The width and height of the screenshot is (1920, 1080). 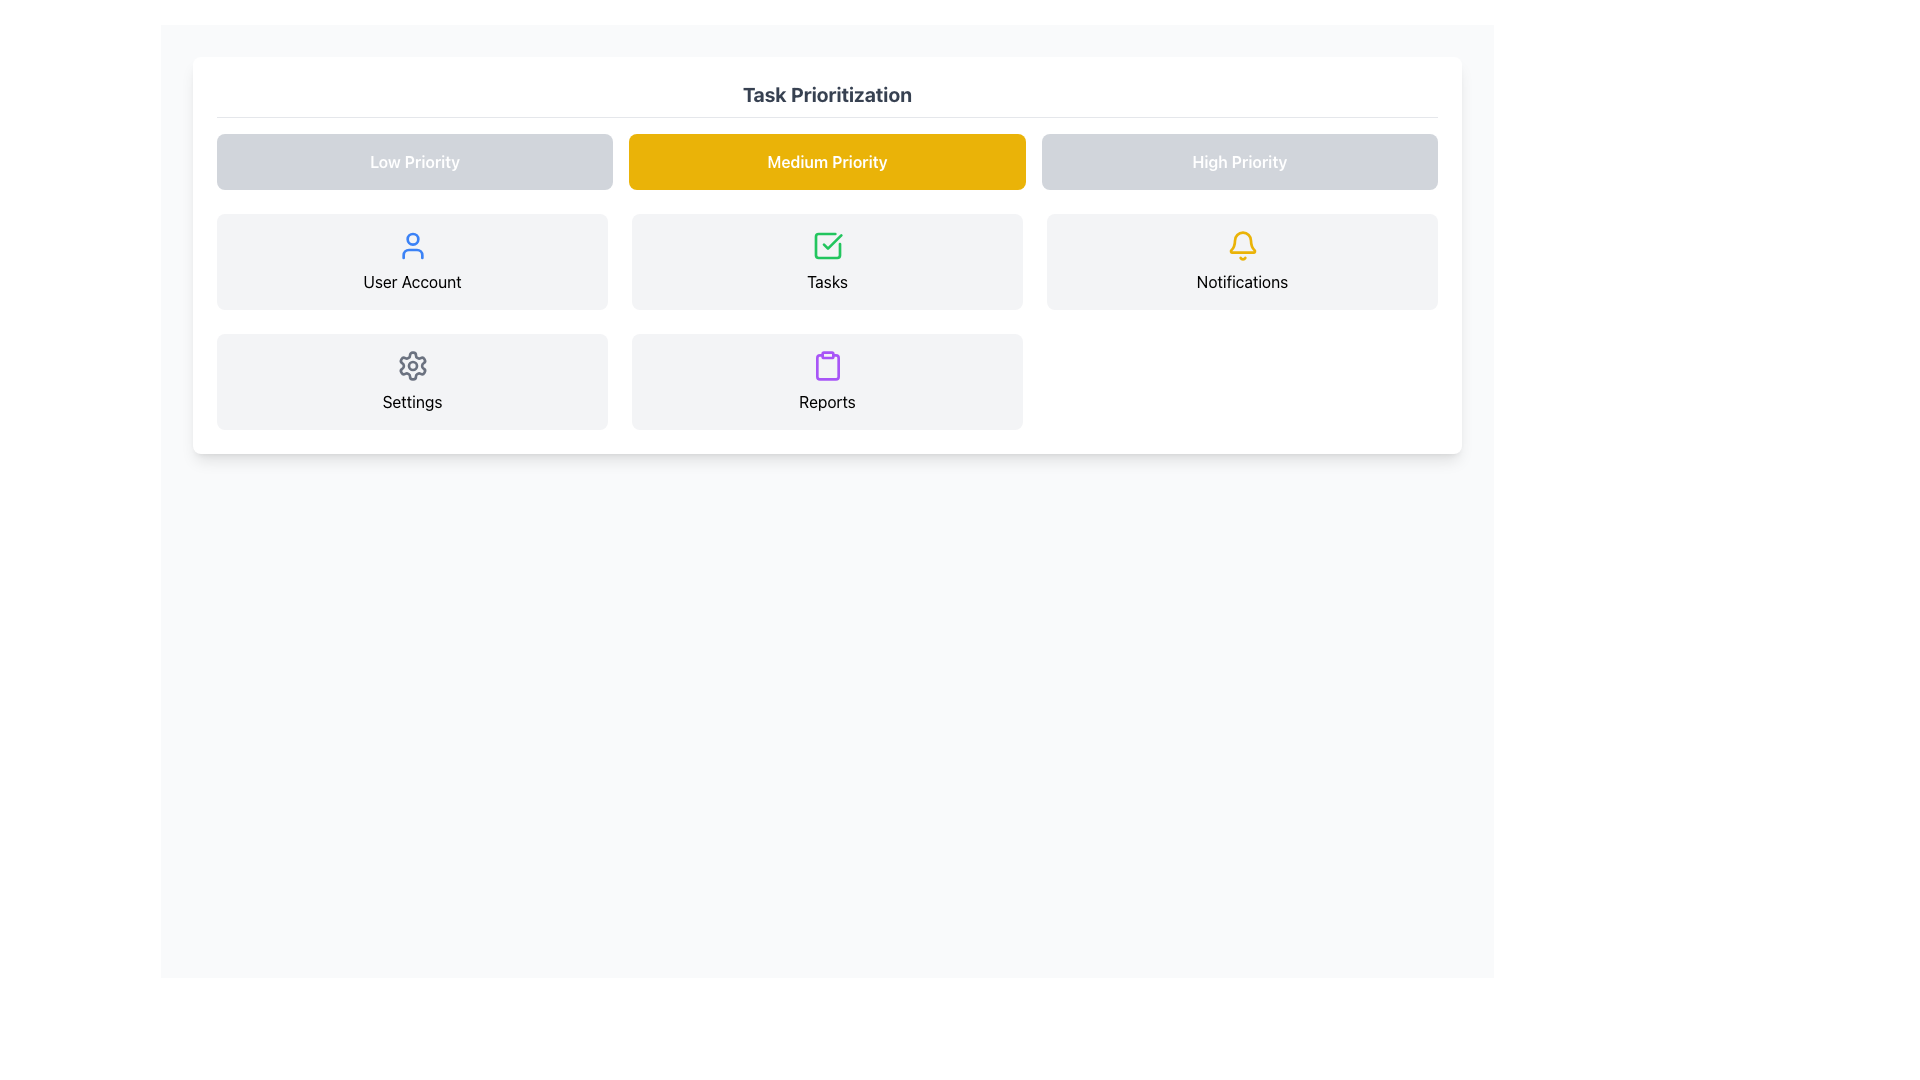 I want to click on the Card-like informational UI element located in the central column of a 2x3 grid layout, specifically in the second row, so click(x=827, y=261).